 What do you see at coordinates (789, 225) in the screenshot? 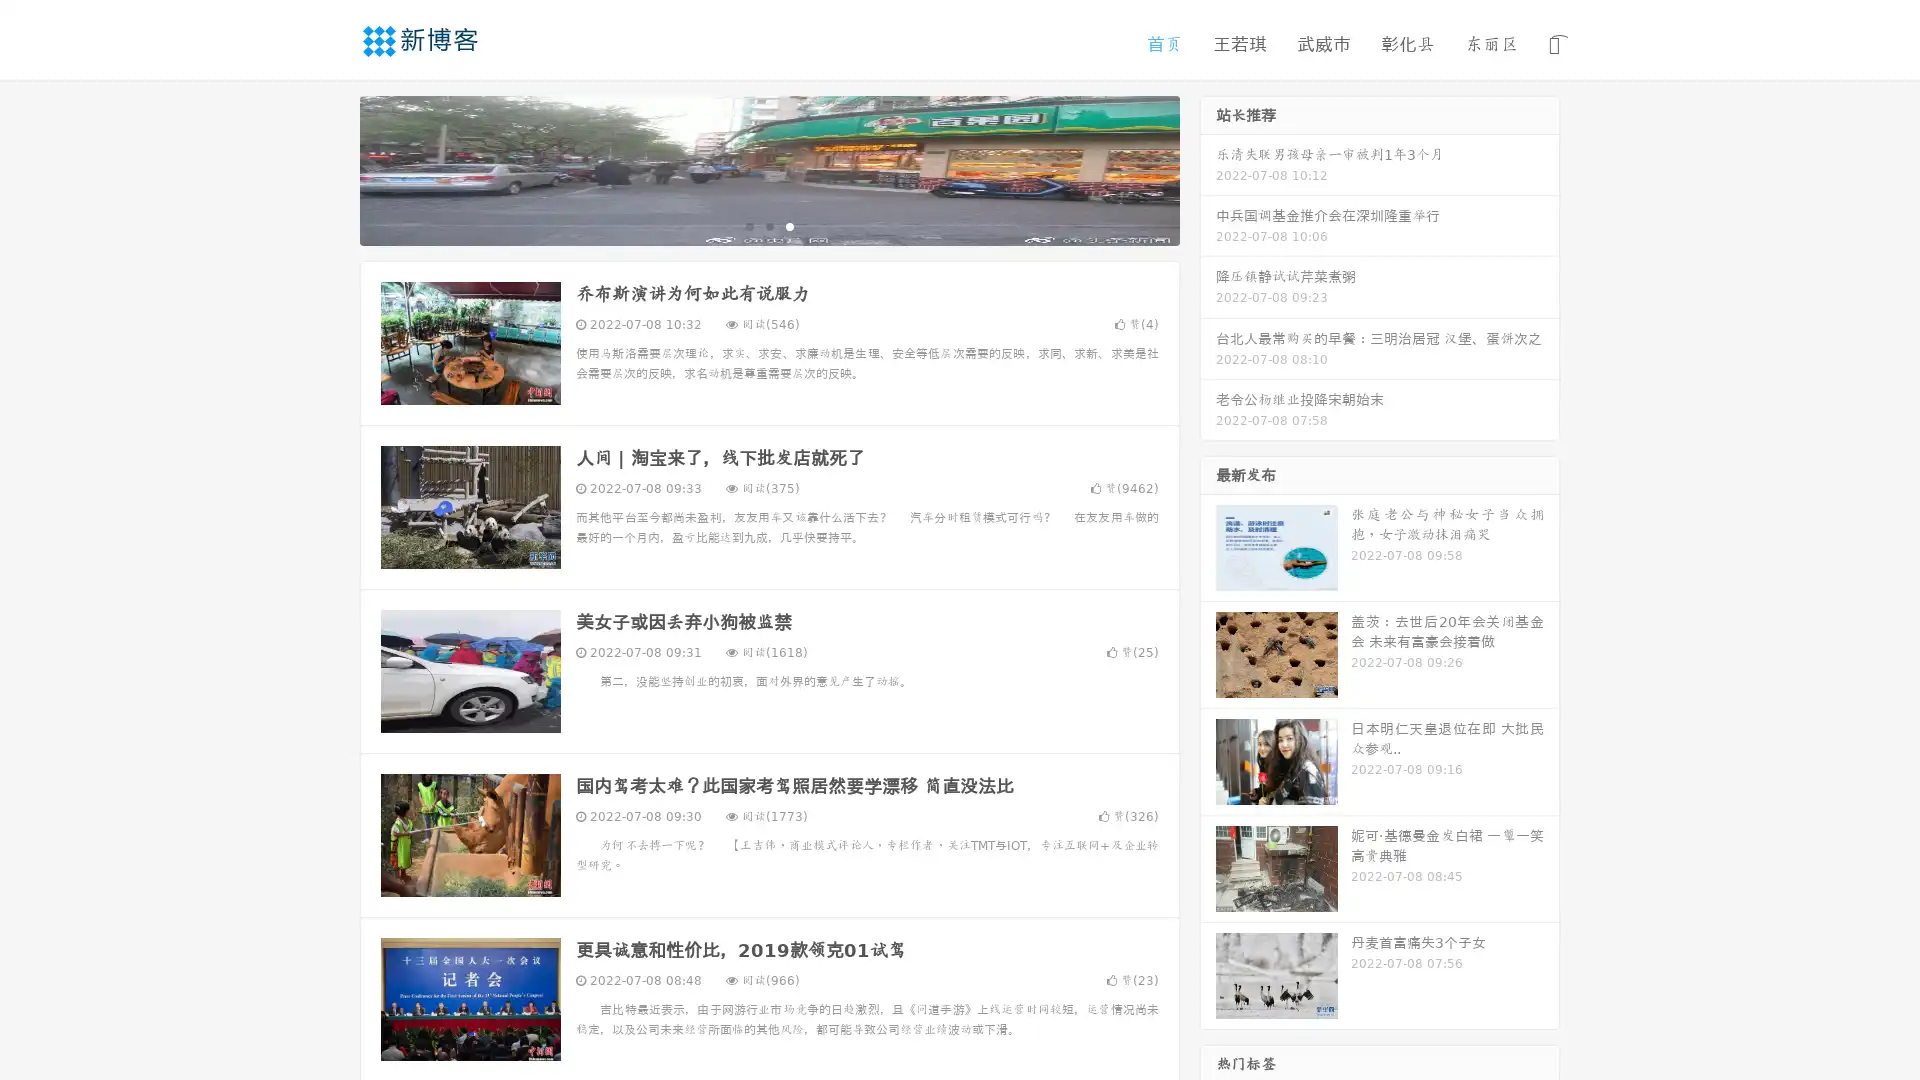
I see `Go to slide 3` at bounding box center [789, 225].